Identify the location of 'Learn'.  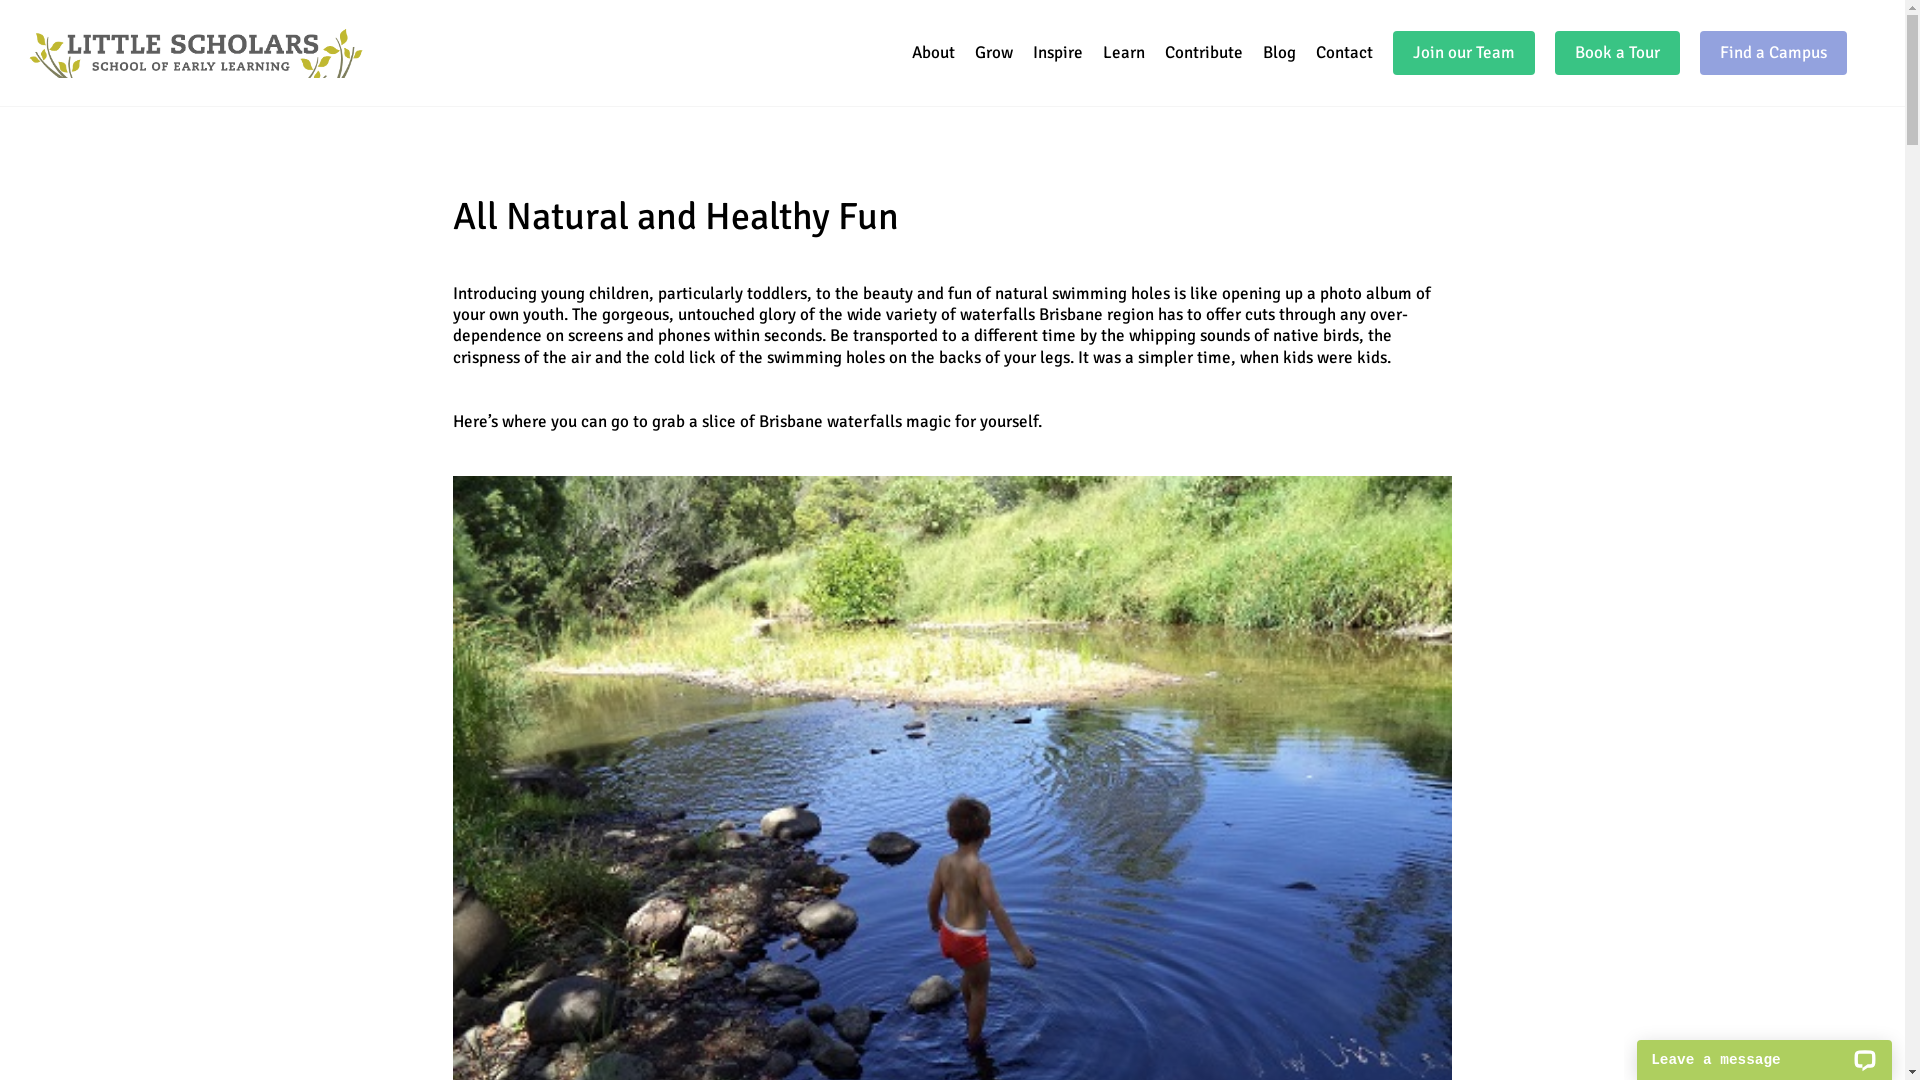
(1123, 52).